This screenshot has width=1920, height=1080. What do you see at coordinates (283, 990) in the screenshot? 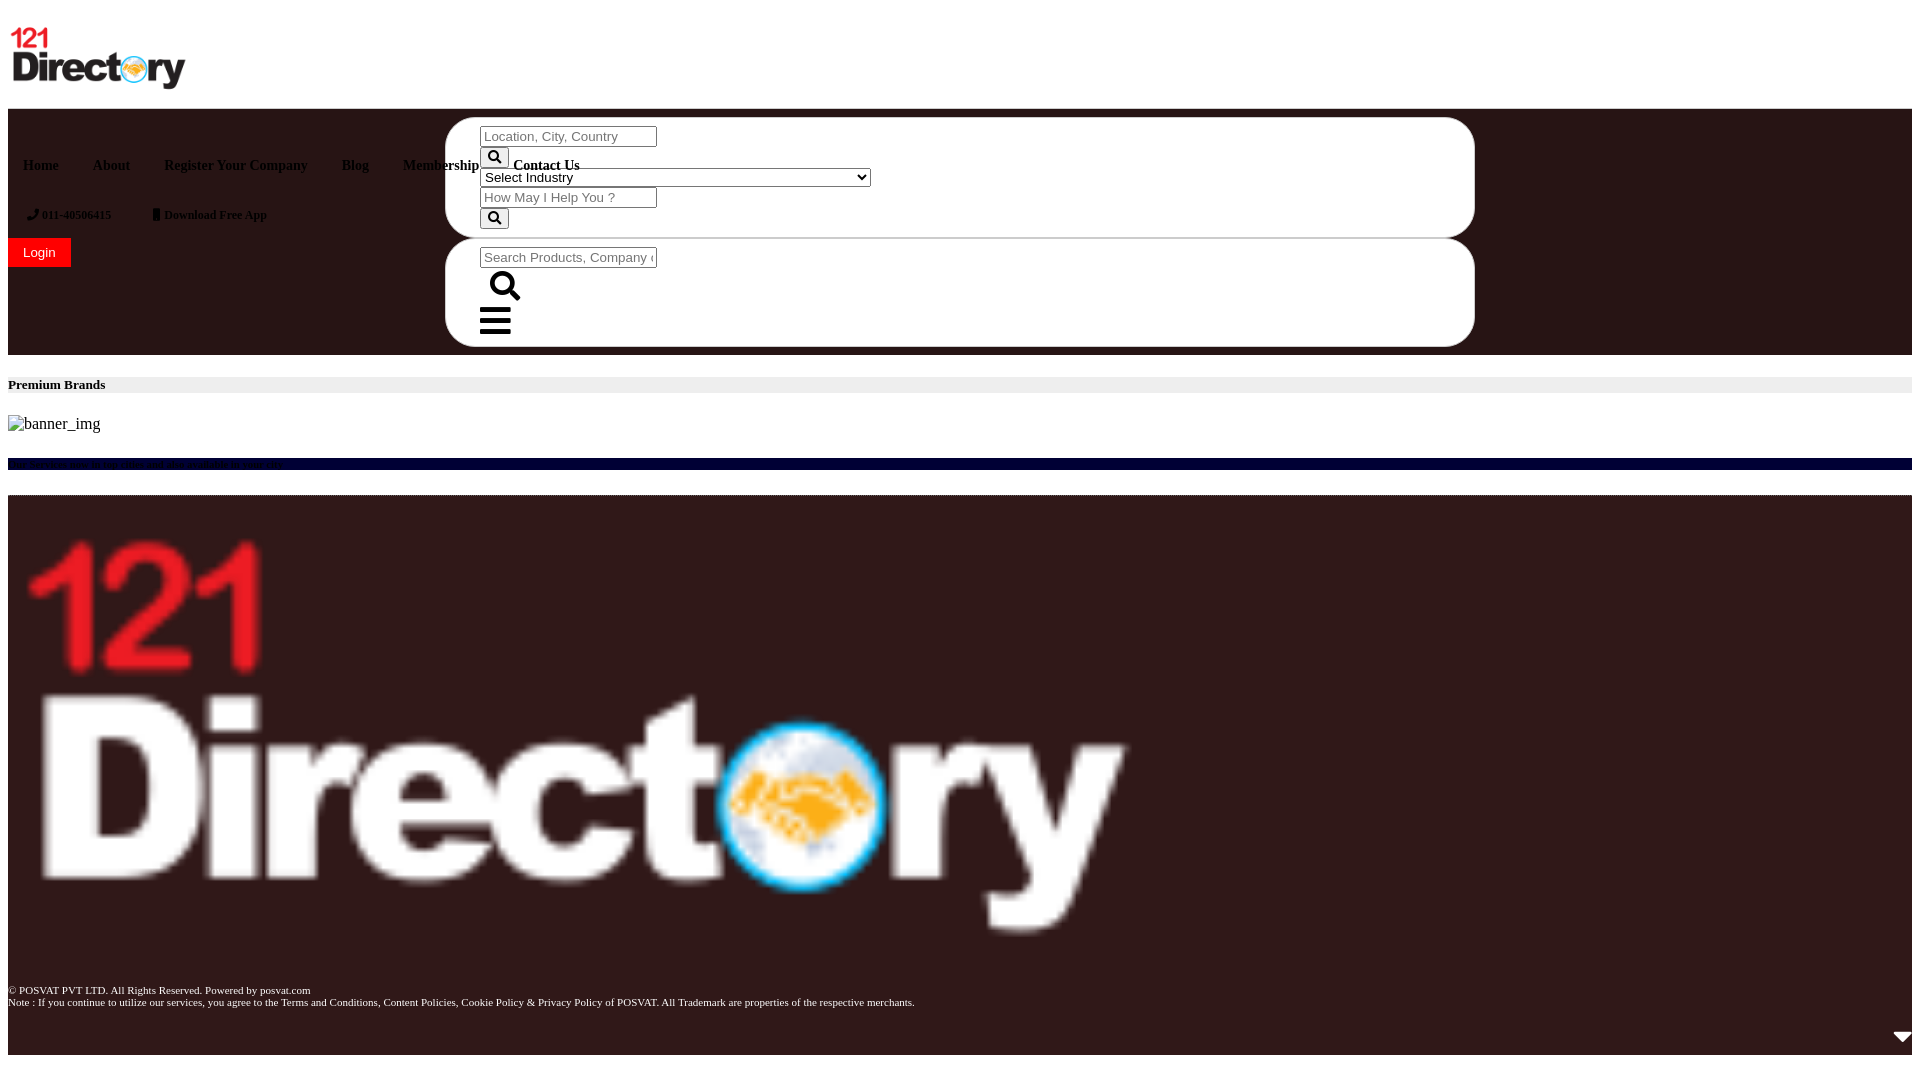
I see `'posvat.com'` at bounding box center [283, 990].